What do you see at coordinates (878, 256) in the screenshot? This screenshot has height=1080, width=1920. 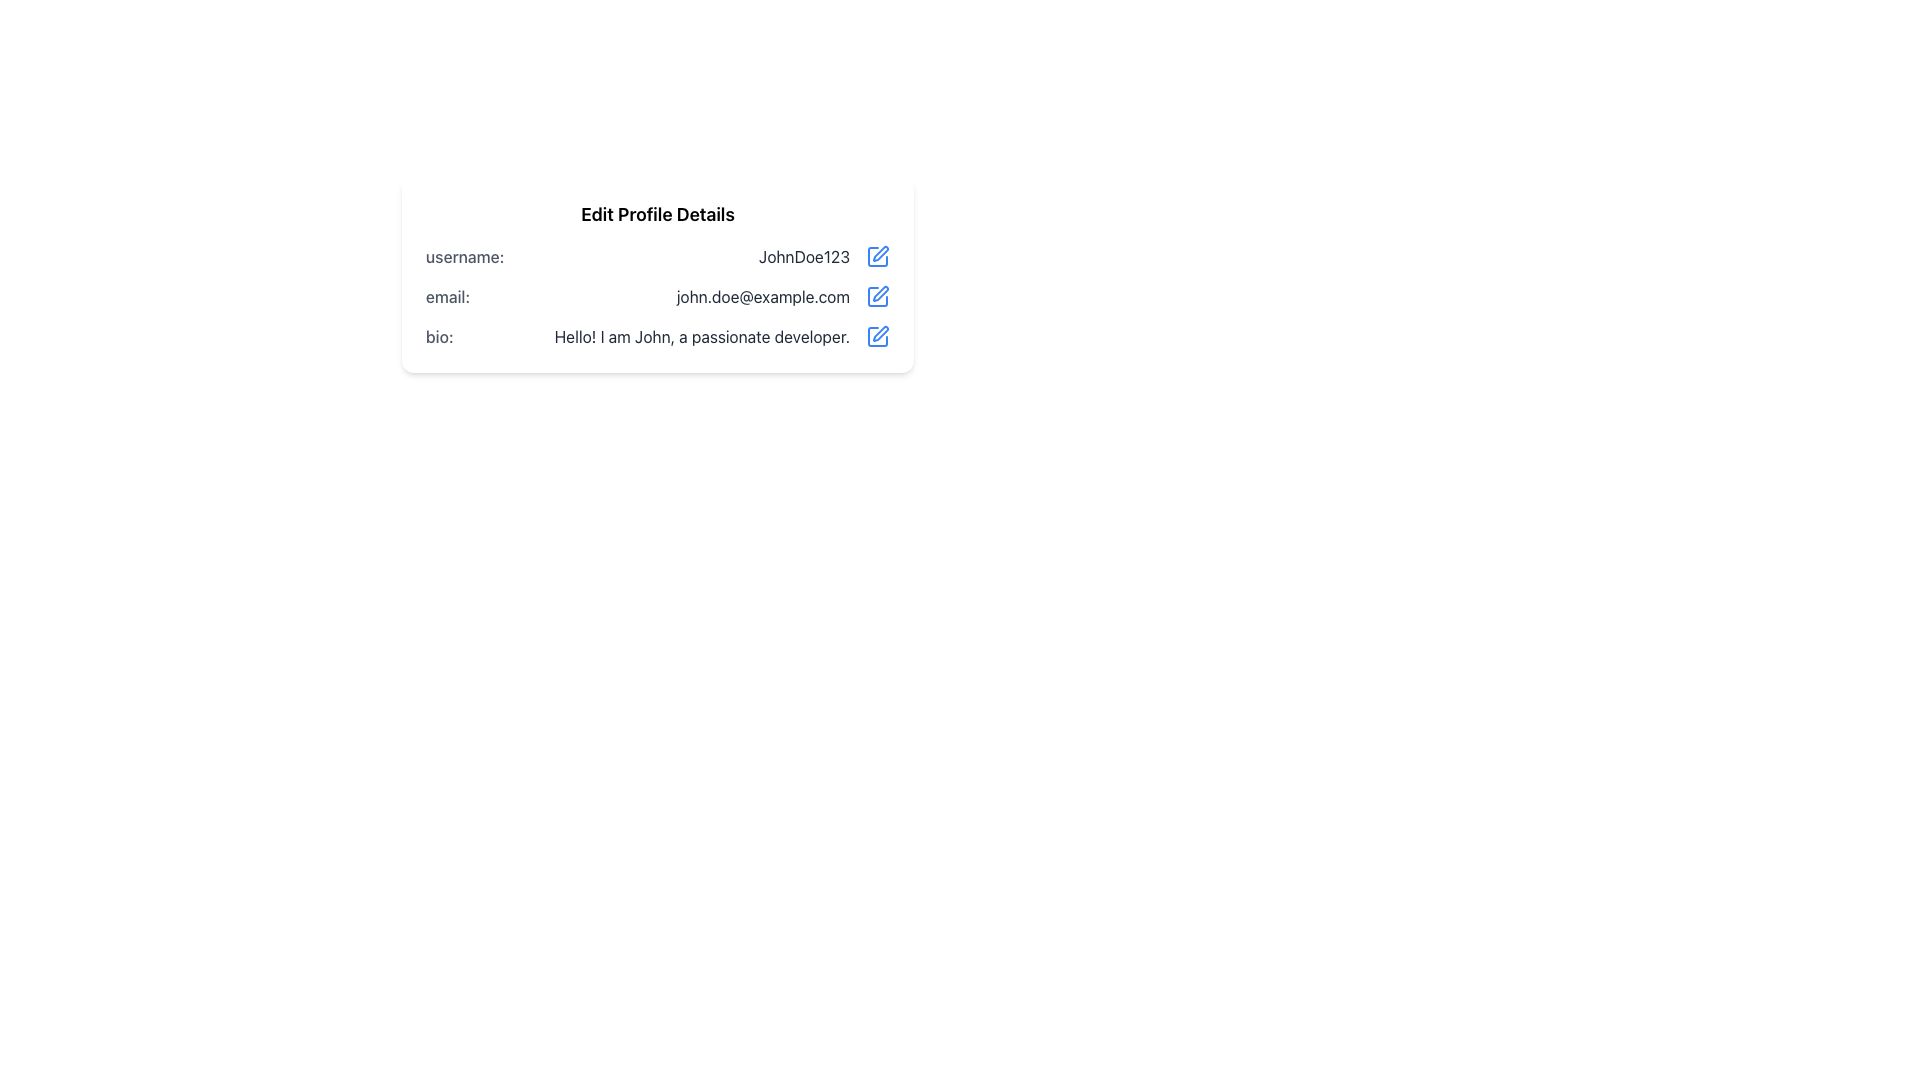 I see `the edit icon SVG graphic located to the right of the username 'JohnDoe123'` at bounding box center [878, 256].